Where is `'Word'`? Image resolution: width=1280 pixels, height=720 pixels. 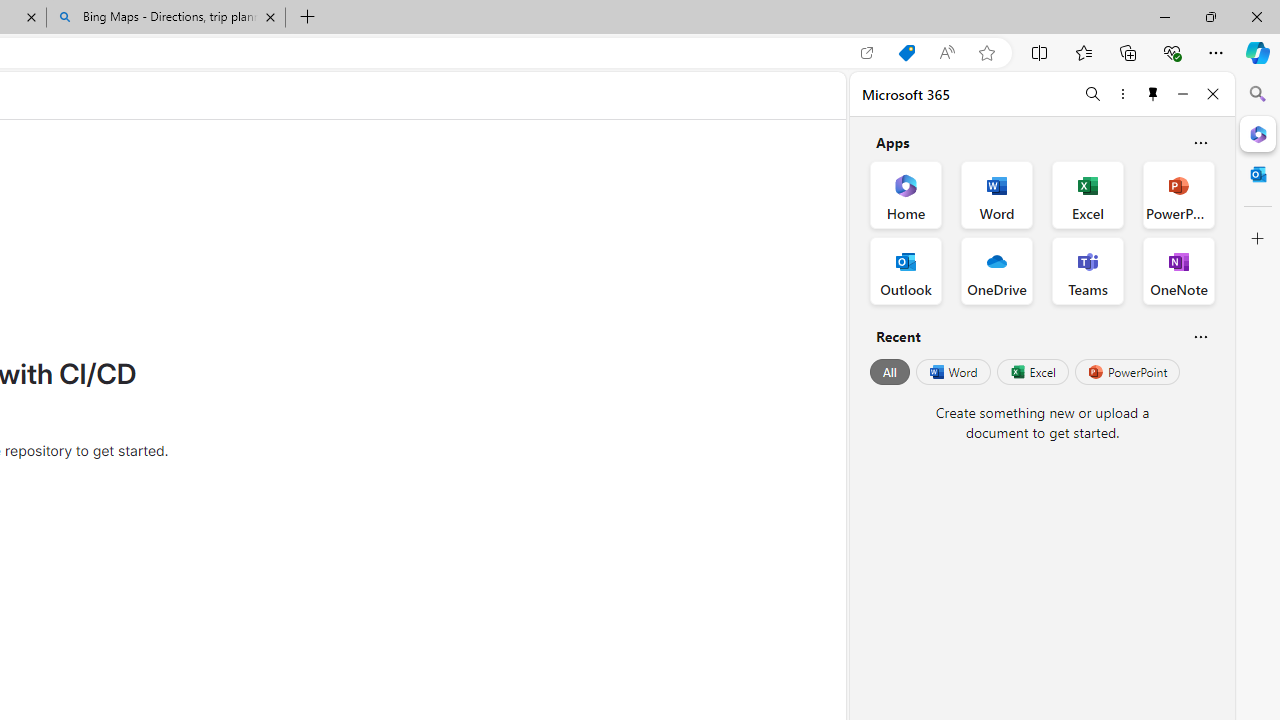 'Word' is located at coordinates (951, 372).